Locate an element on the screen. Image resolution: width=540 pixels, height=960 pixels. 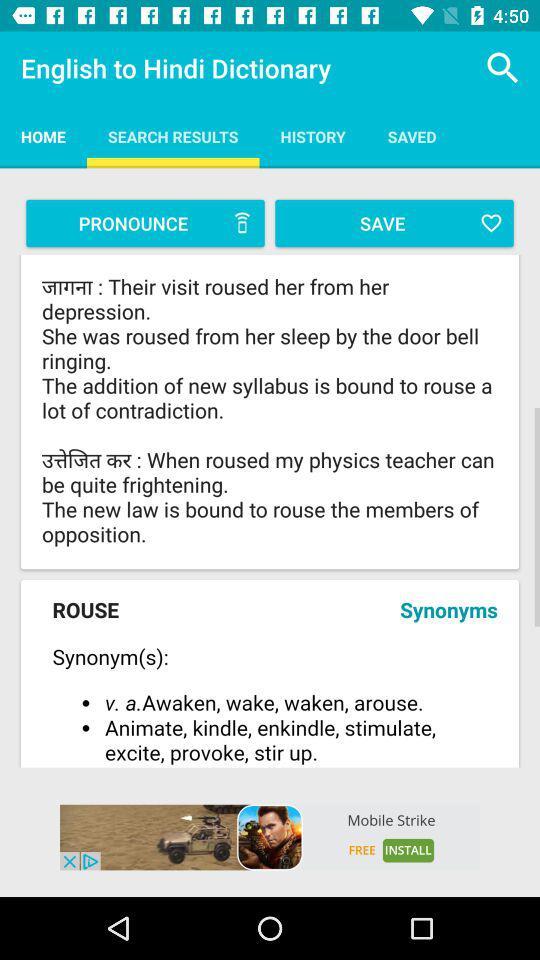
advertisement is located at coordinates (270, 837).